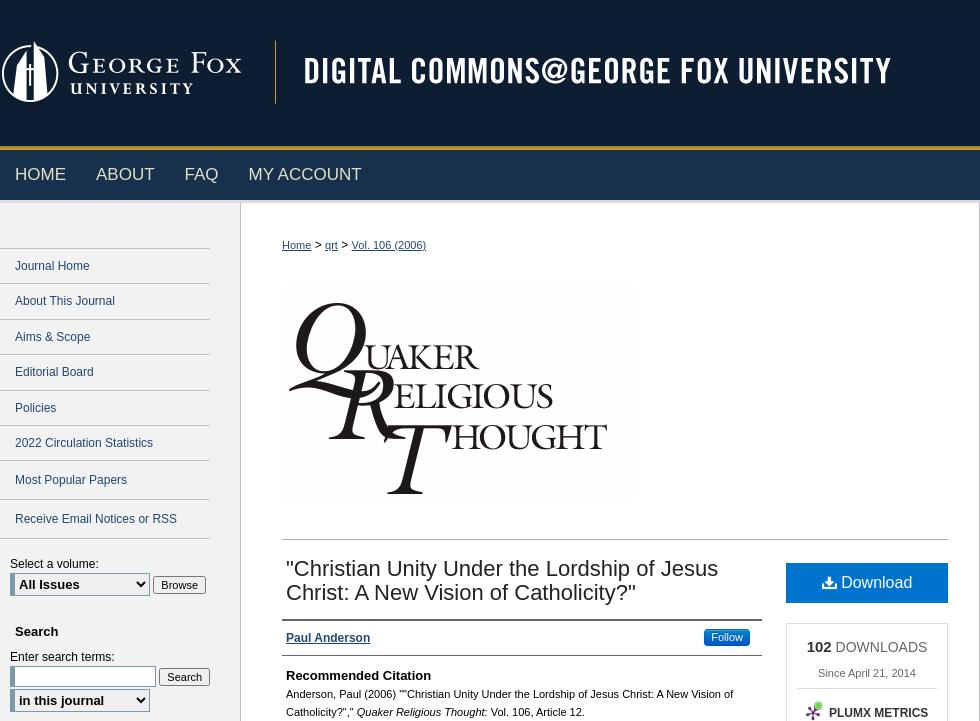 The width and height of the screenshot is (980, 721). I want to click on 'Aims & Scope', so click(52, 335).